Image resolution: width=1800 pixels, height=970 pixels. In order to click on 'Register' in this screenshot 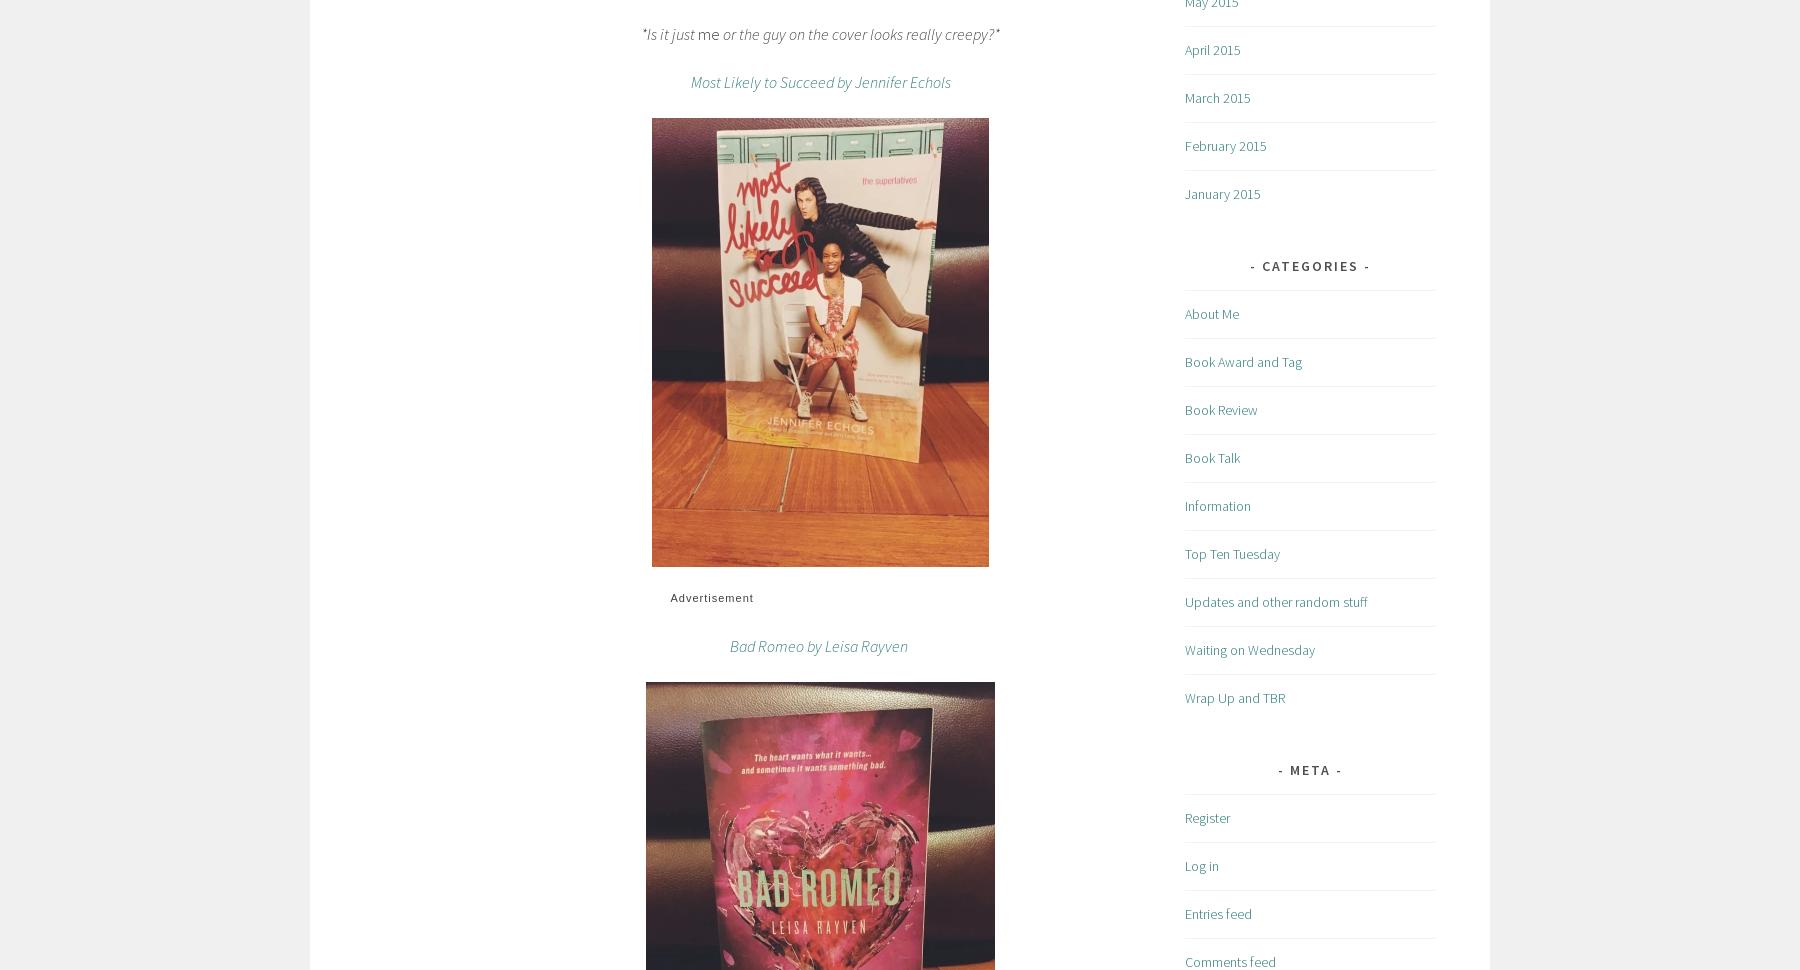, I will do `click(1206, 817)`.